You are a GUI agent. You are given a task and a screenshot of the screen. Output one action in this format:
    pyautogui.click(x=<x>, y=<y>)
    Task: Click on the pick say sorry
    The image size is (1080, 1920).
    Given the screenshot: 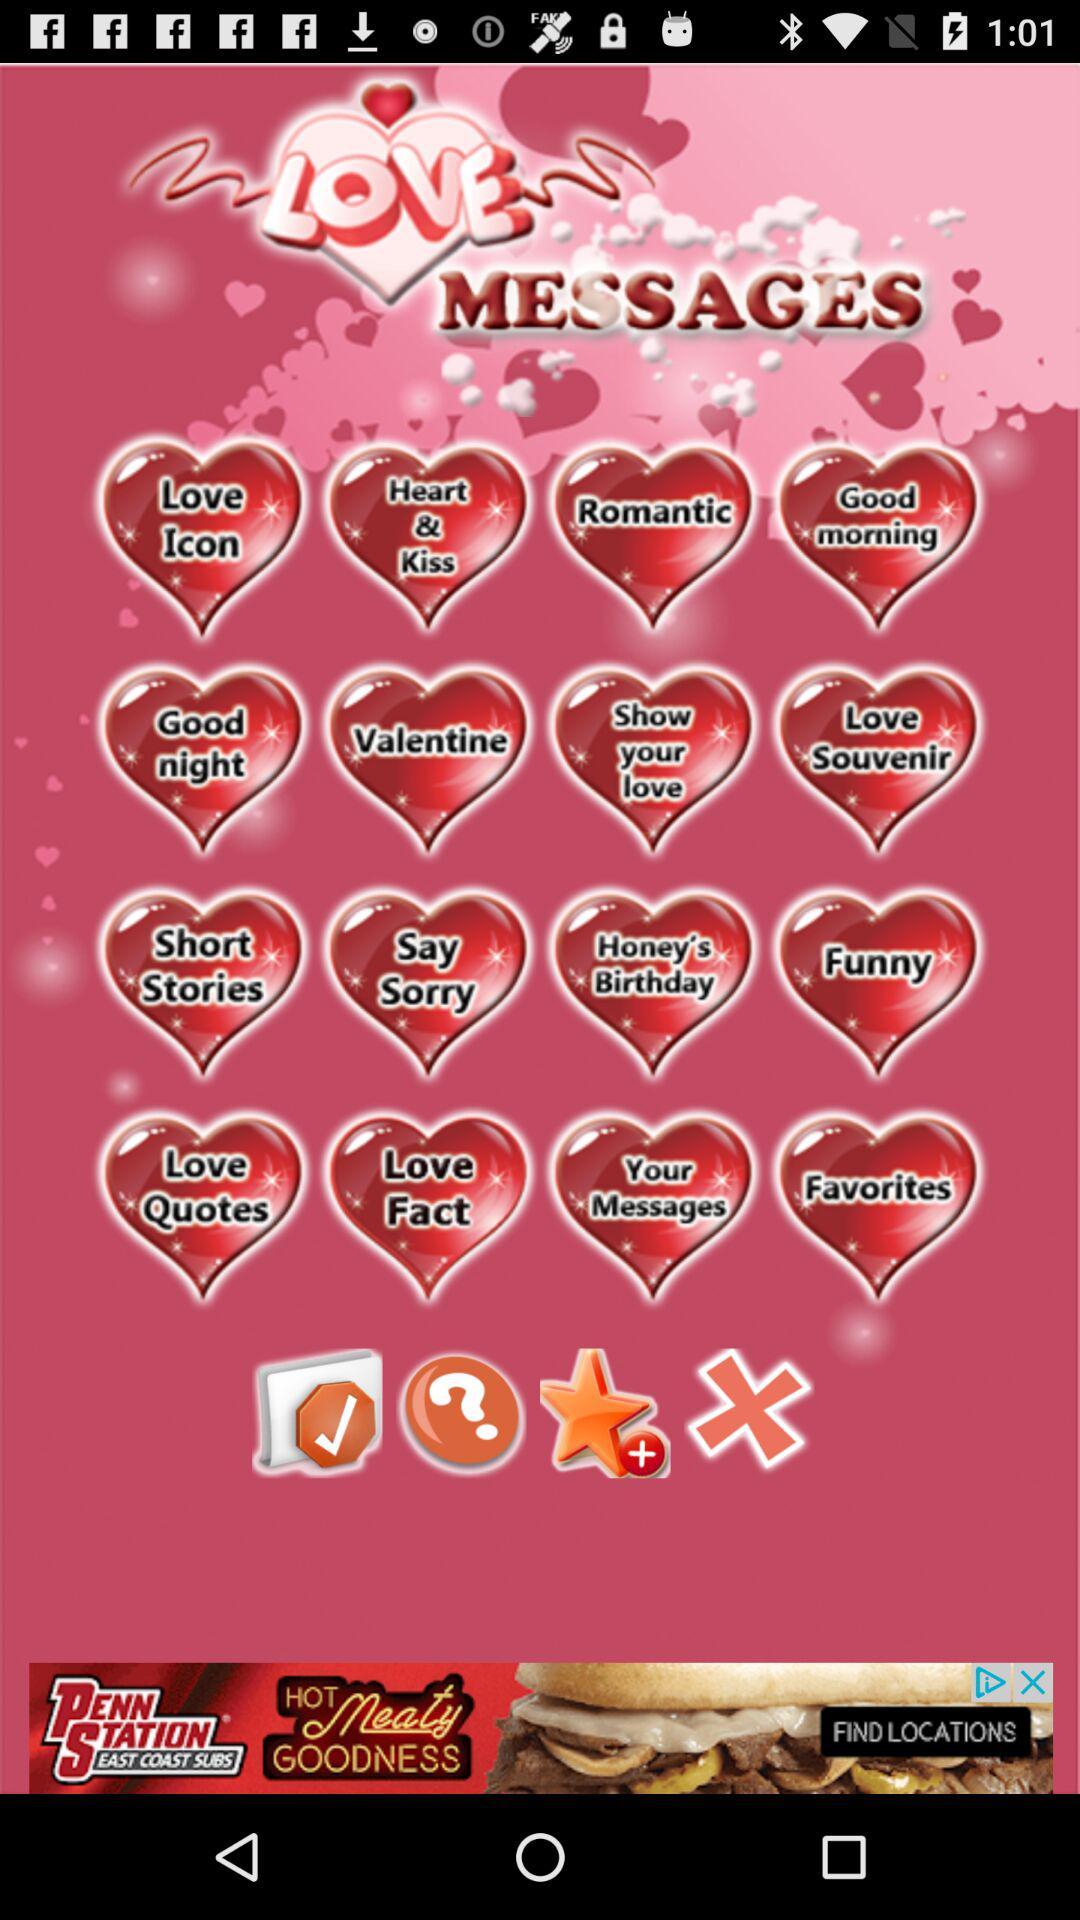 What is the action you would take?
    pyautogui.click(x=426, y=986)
    